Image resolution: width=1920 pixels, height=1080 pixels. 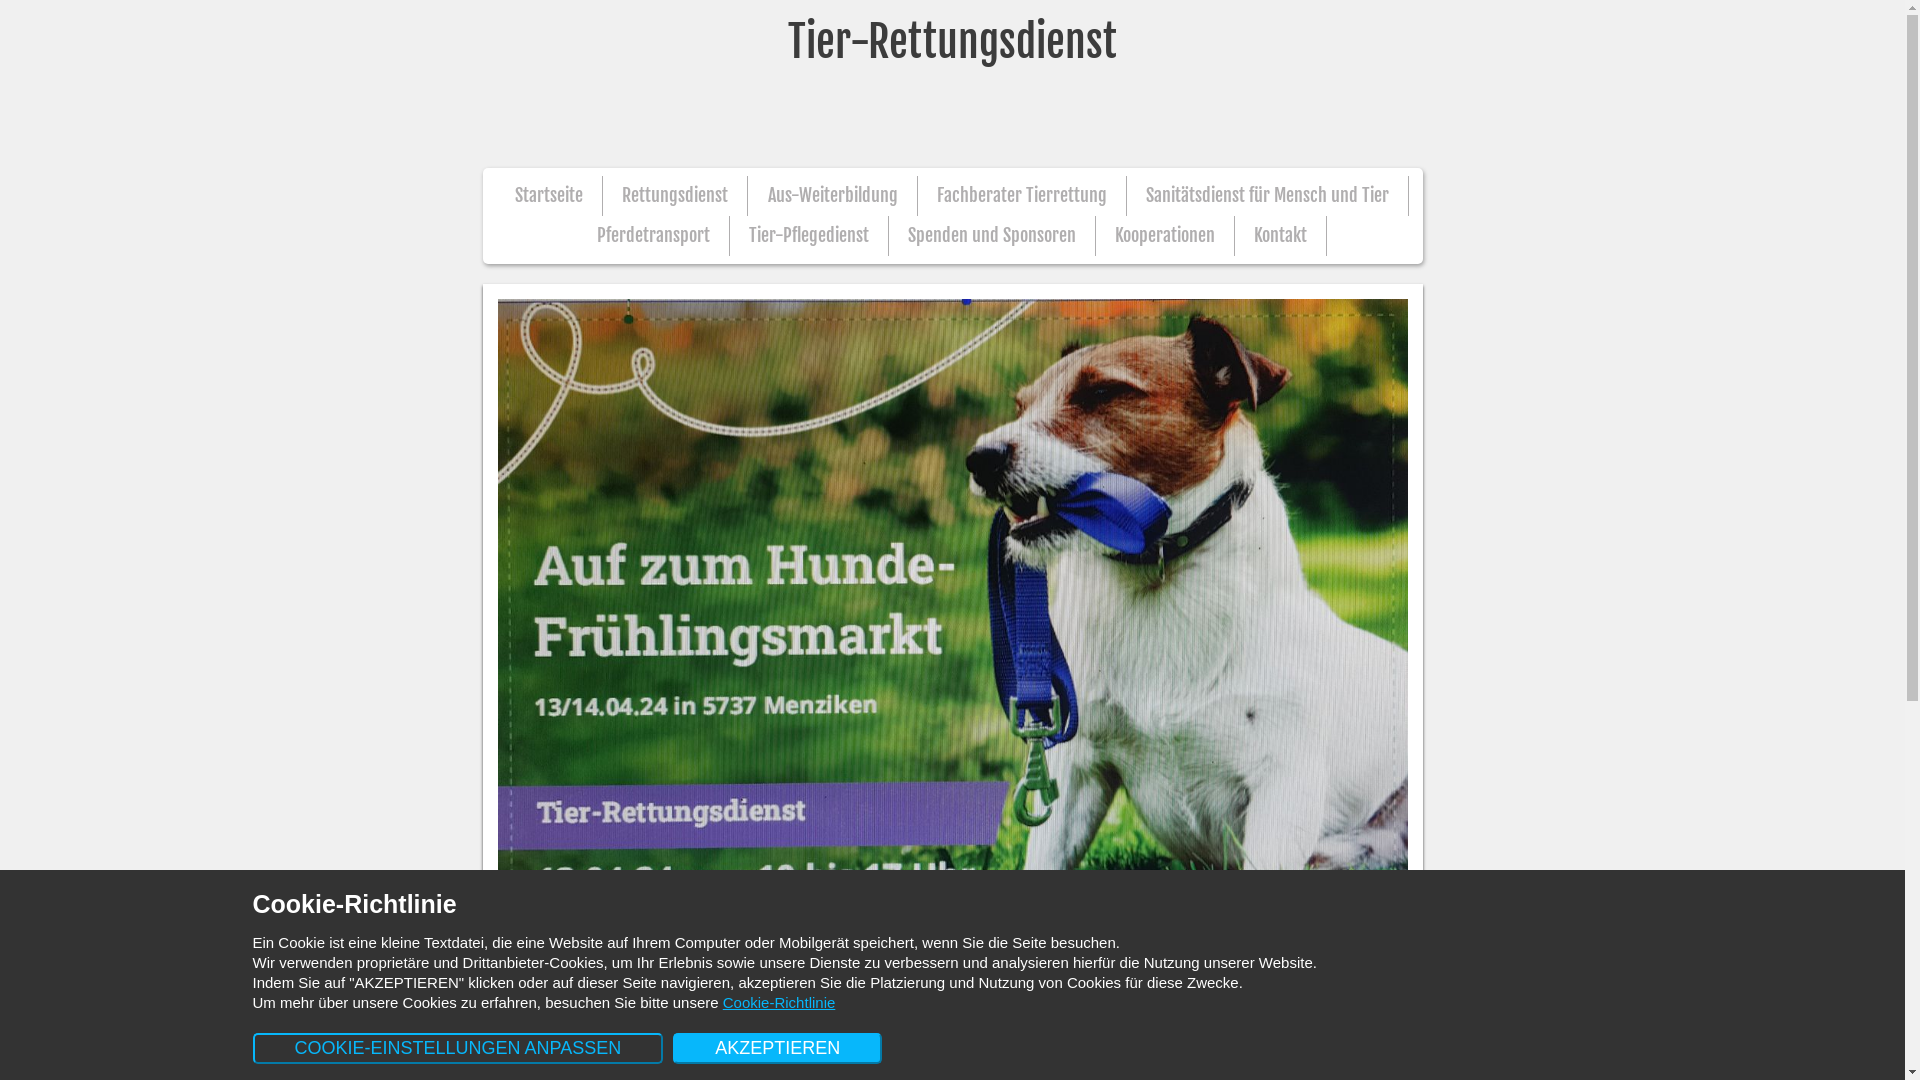 I want to click on 'Kooperationen', so click(x=1165, y=234).